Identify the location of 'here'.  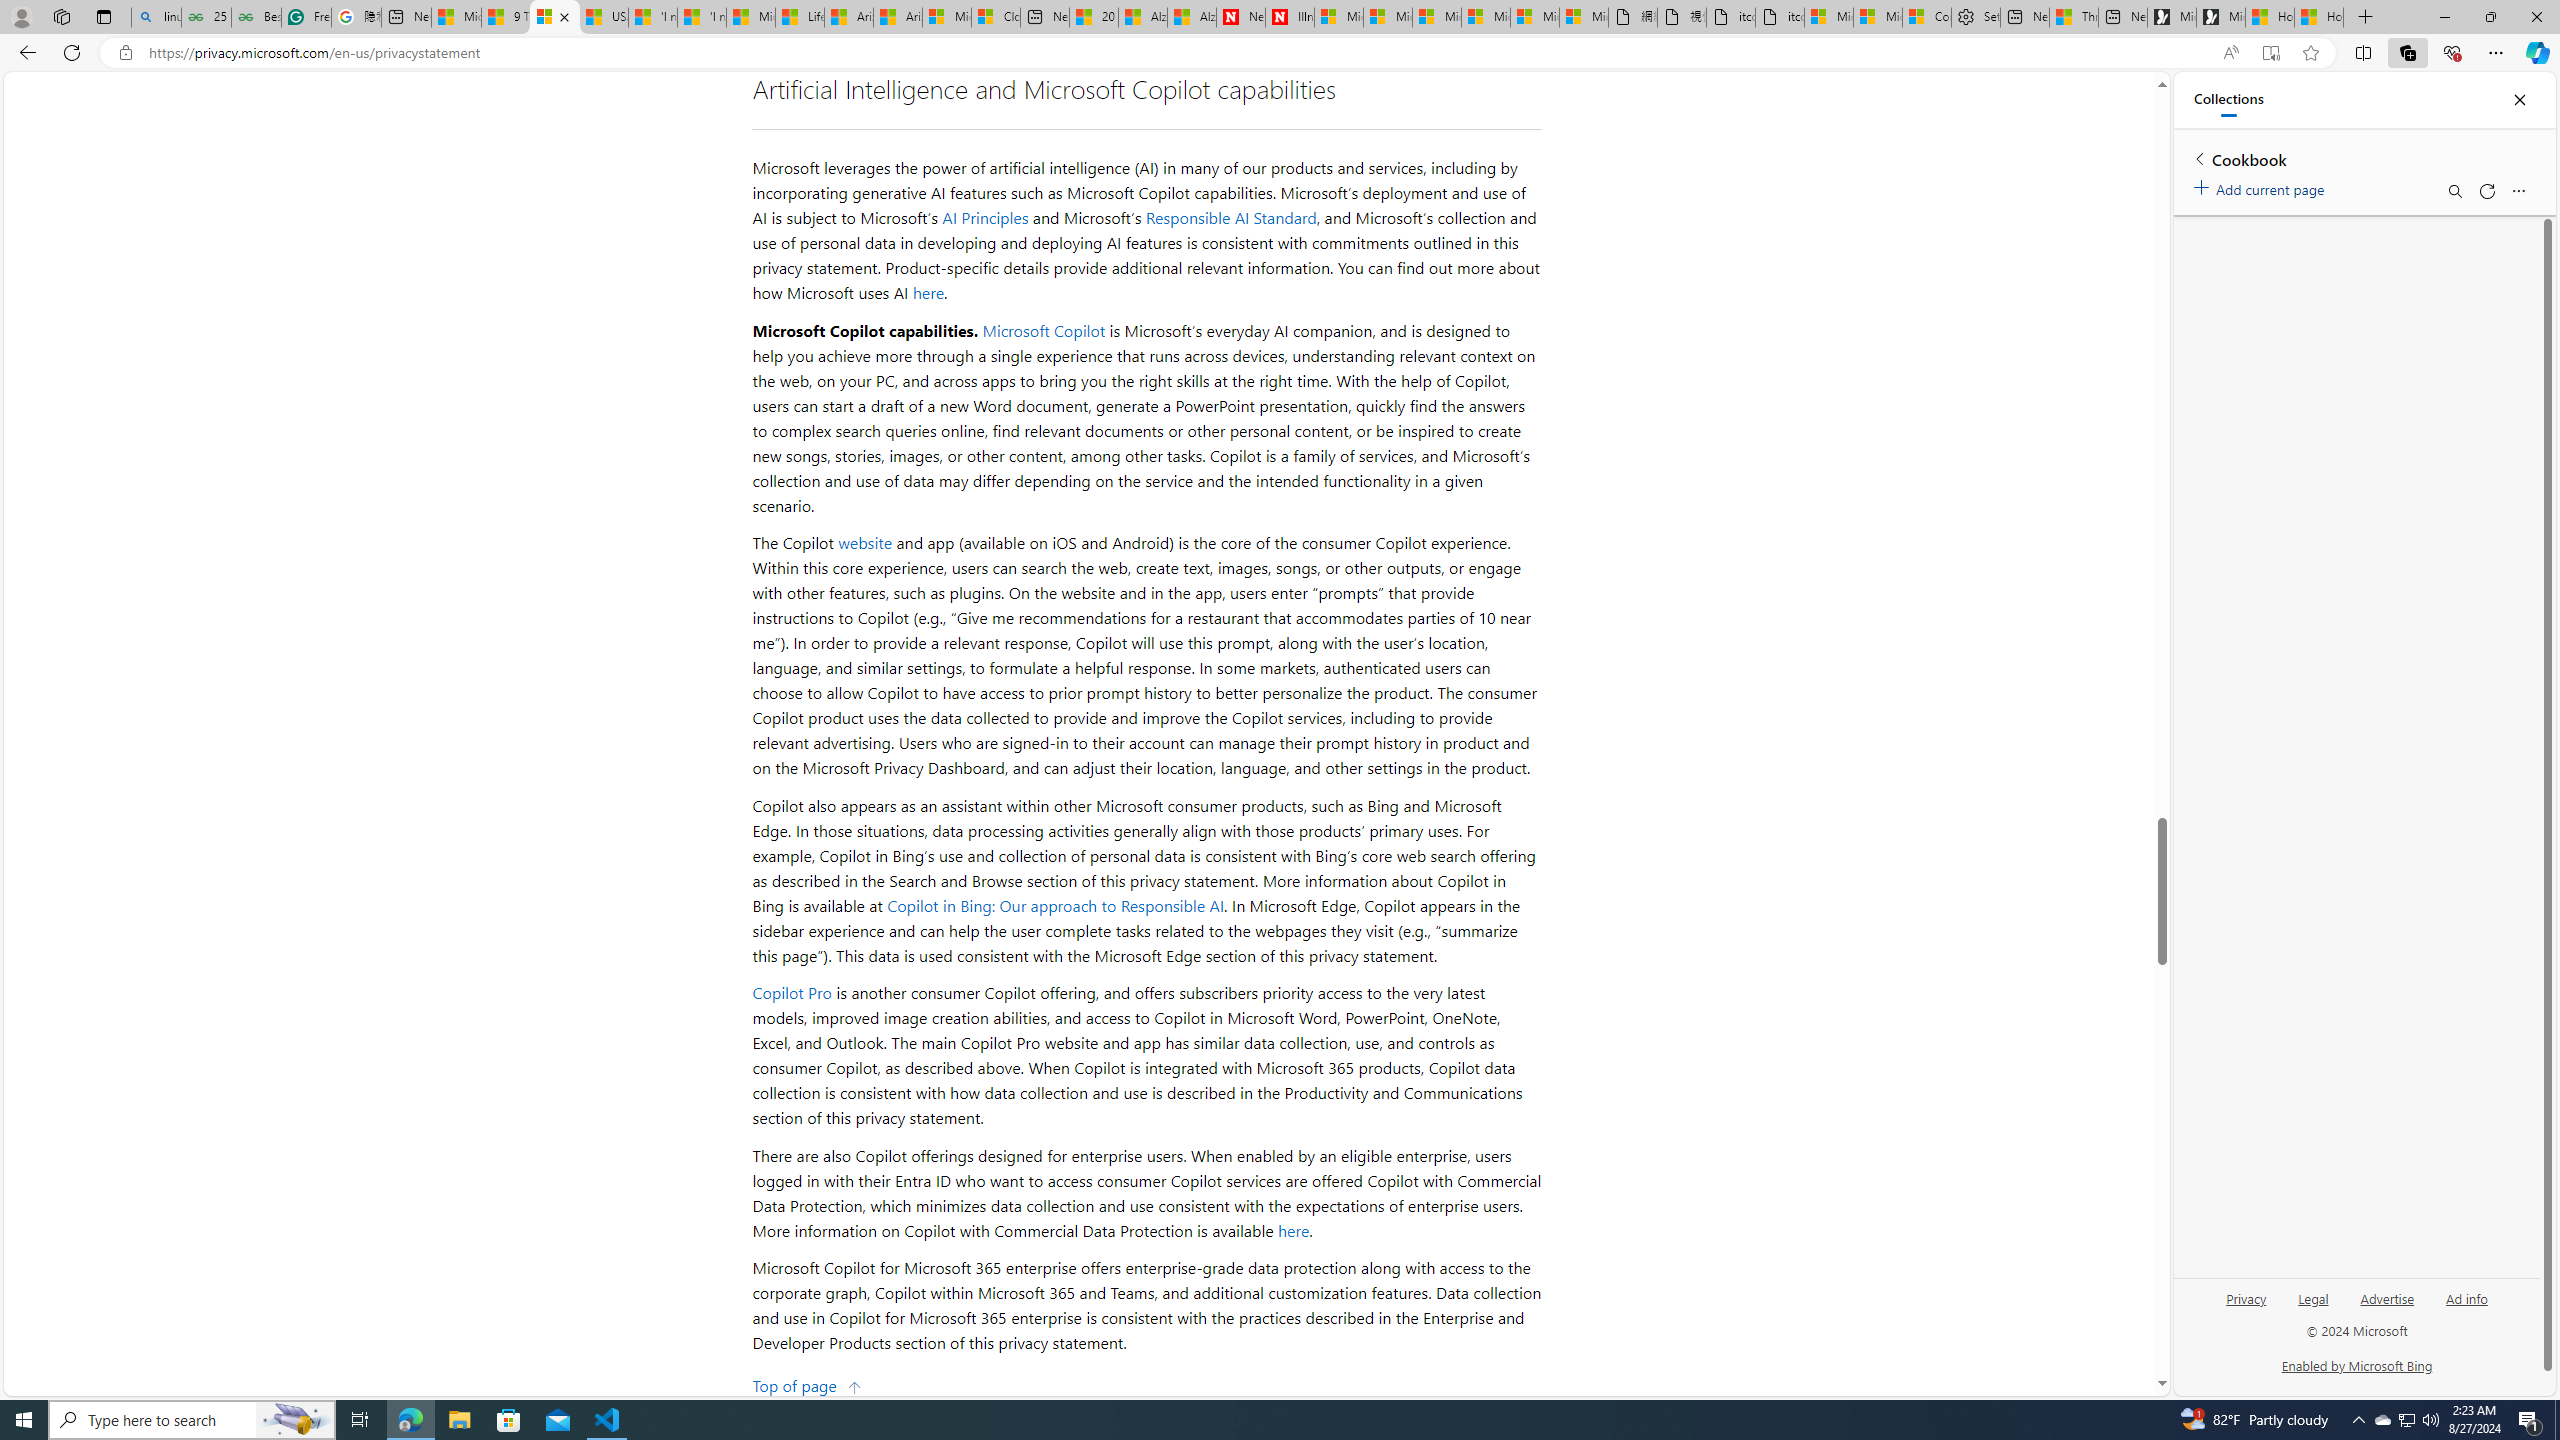
(1293, 1229).